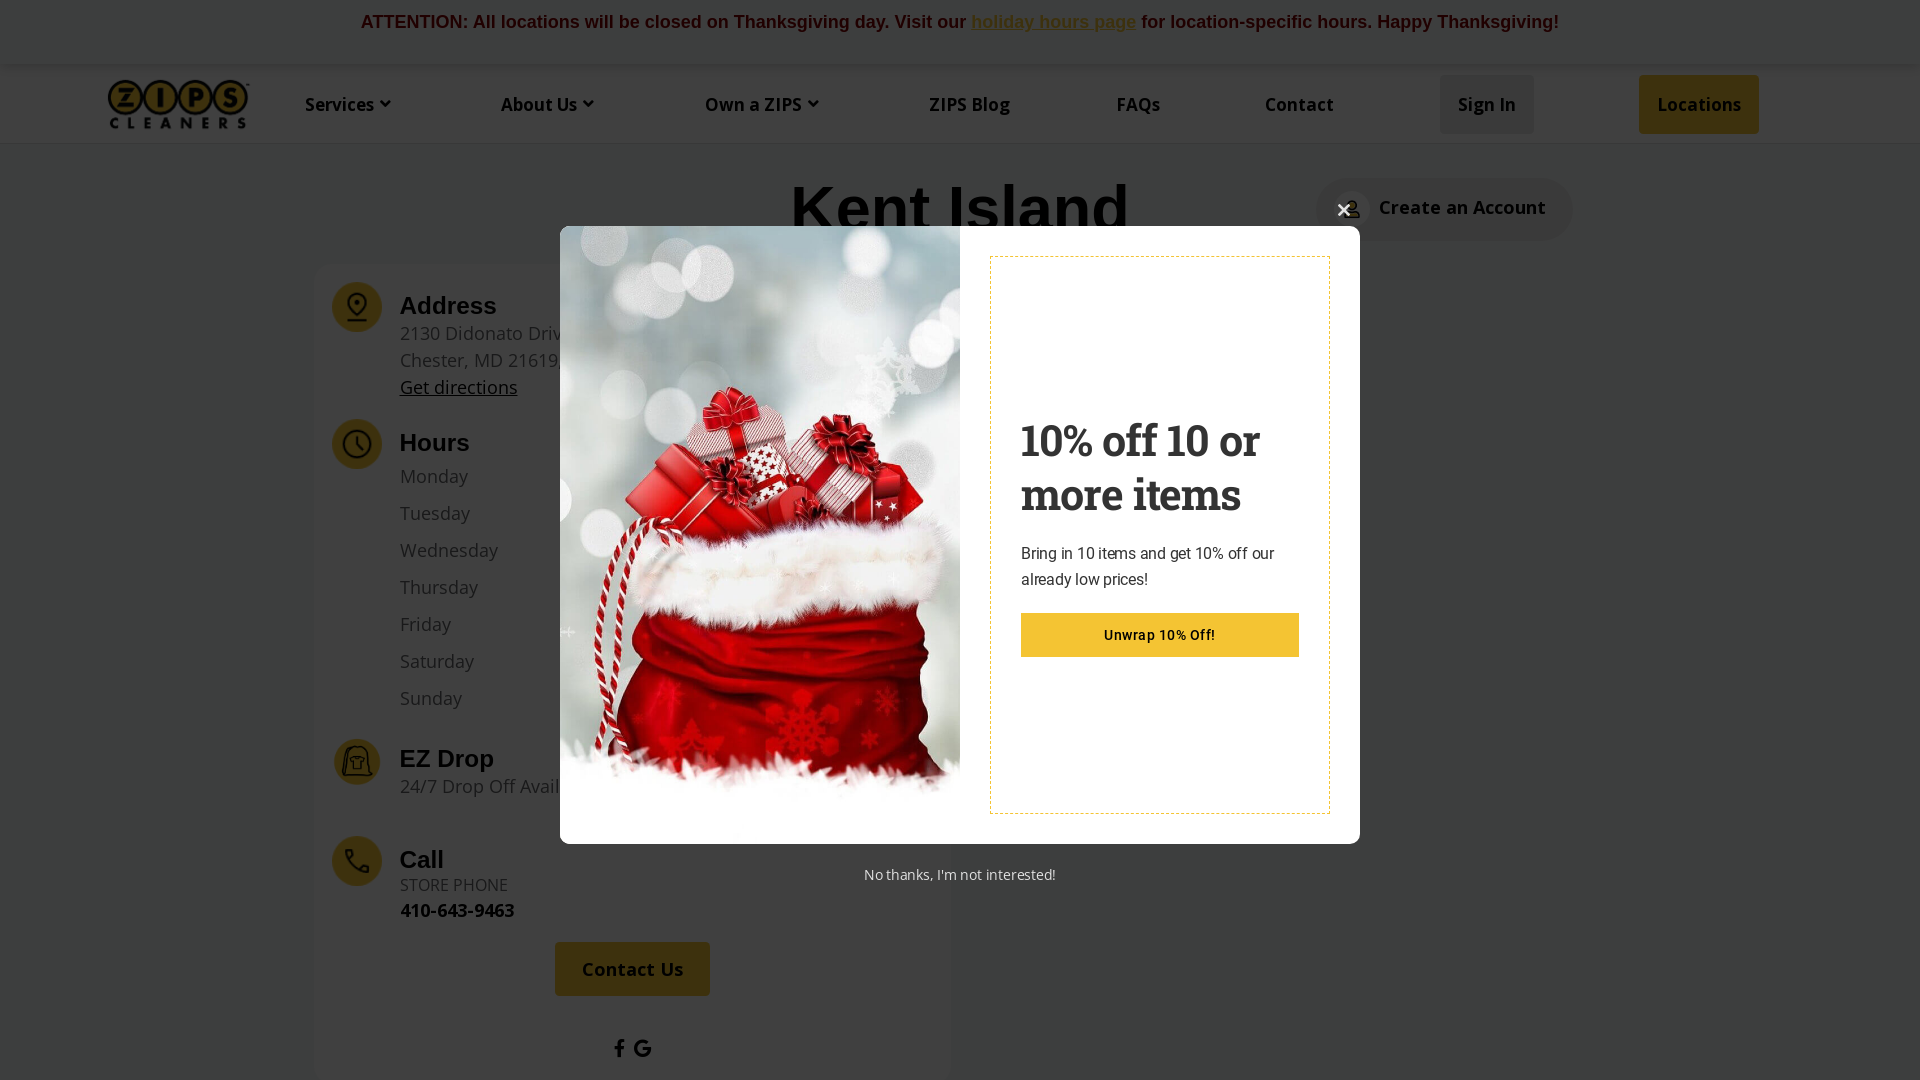  What do you see at coordinates (631, 967) in the screenshot?
I see `'Contact Us'` at bounding box center [631, 967].